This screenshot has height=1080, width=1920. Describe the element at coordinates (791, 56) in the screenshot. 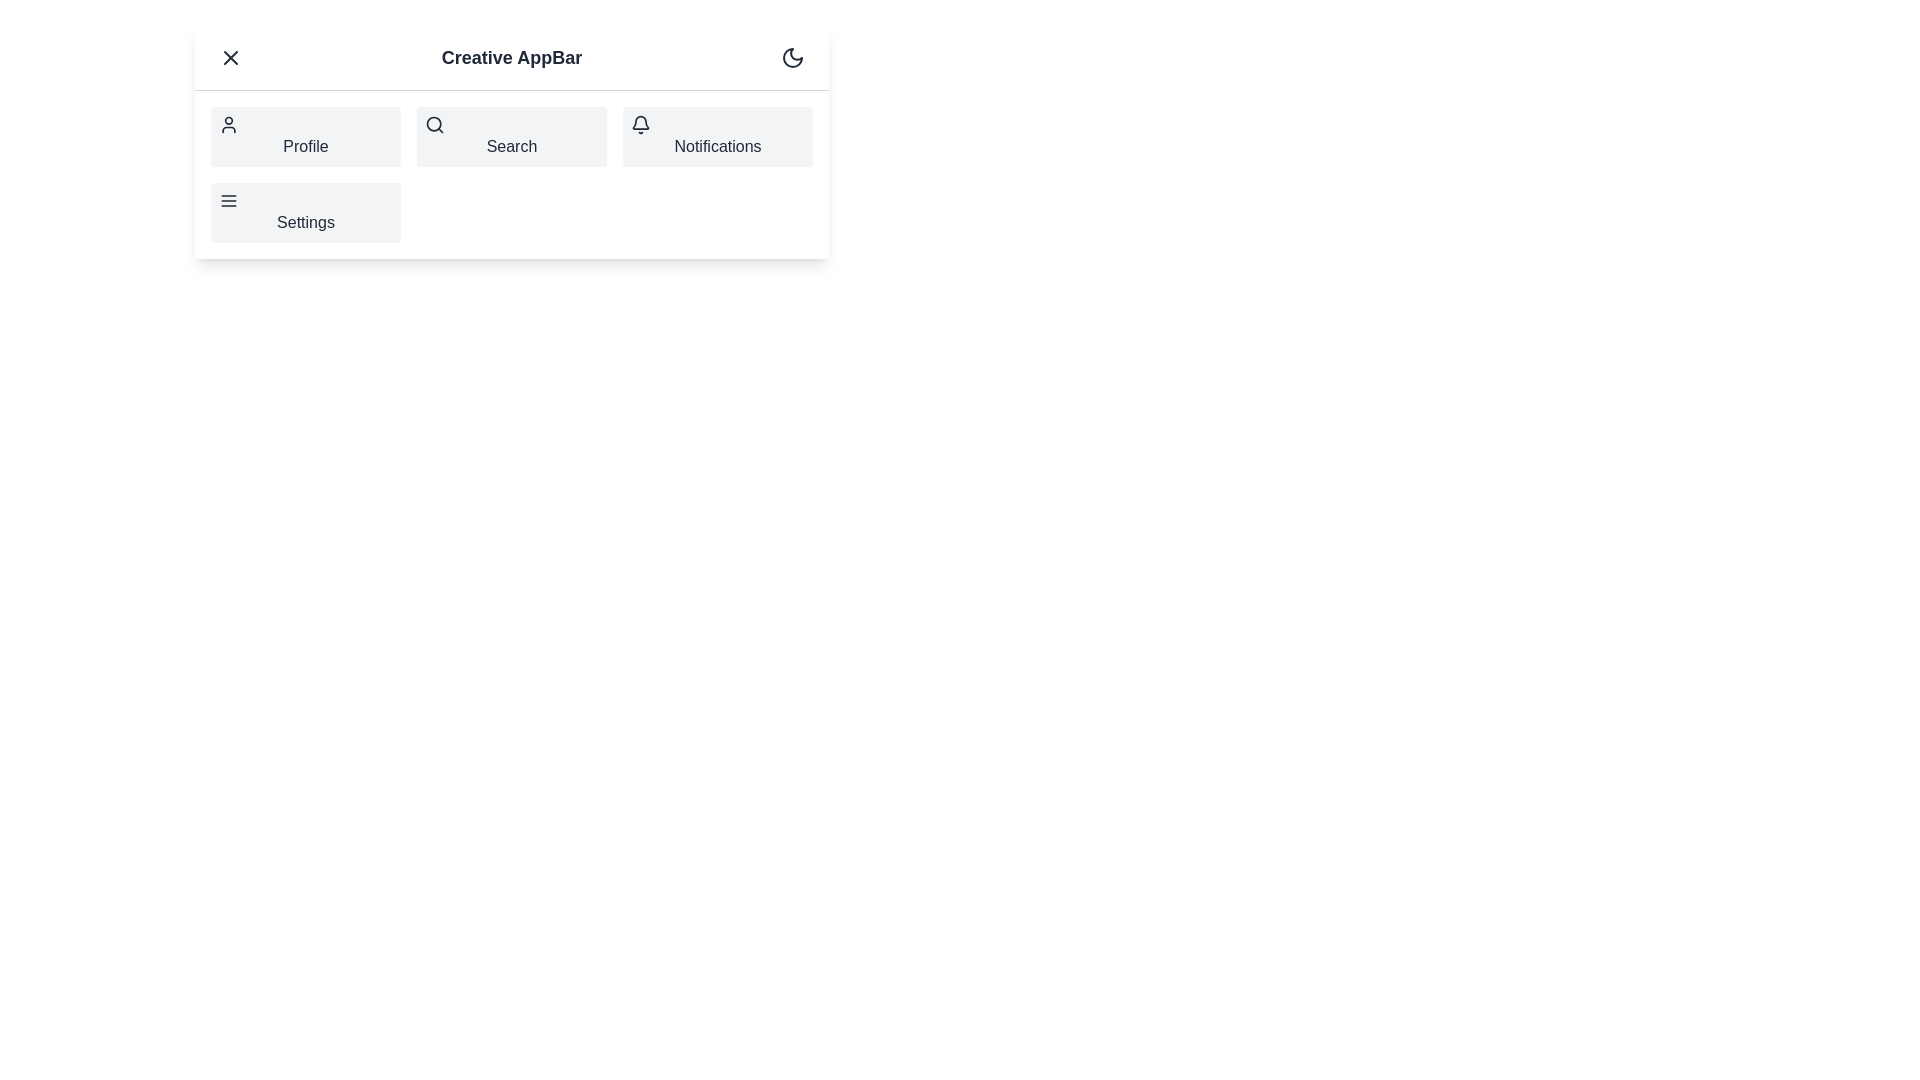

I see `the dark mode toggle button located at the top-right corner of the app bar` at that location.